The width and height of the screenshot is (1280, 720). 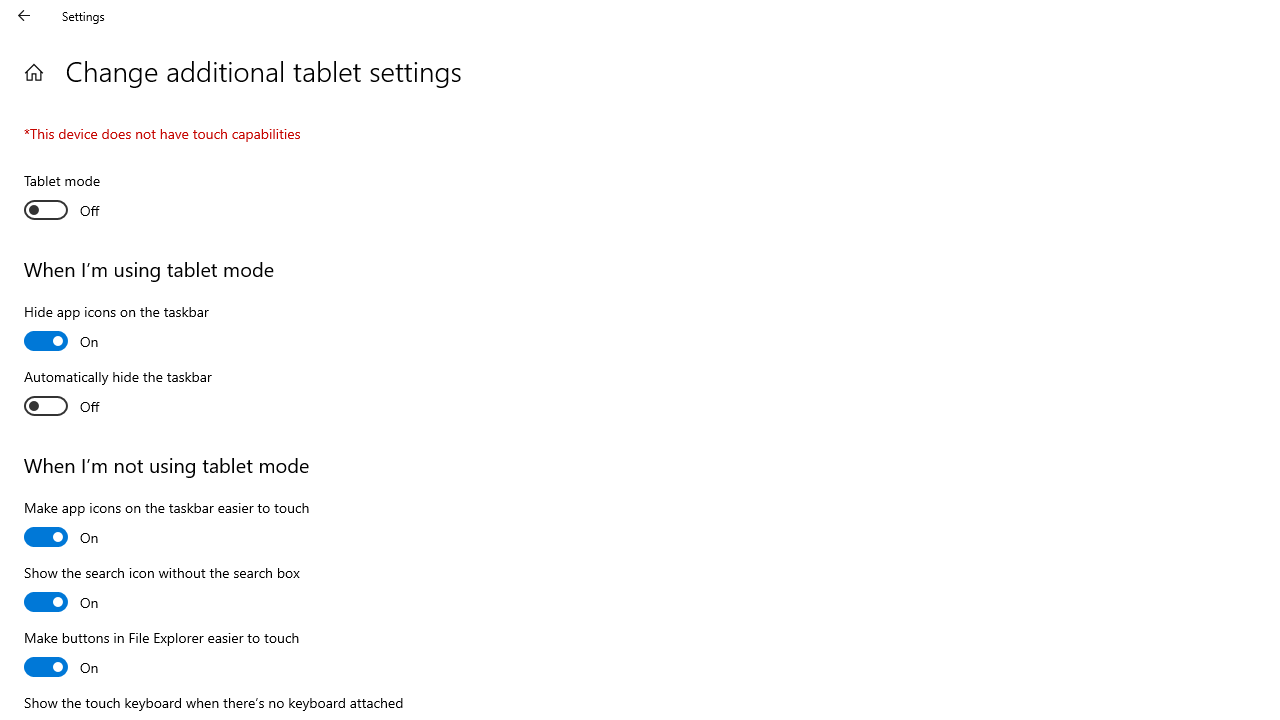 What do you see at coordinates (161, 589) in the screenshot?
I see `'Show the search icon without the search box'` at bounding box center [161, 589].